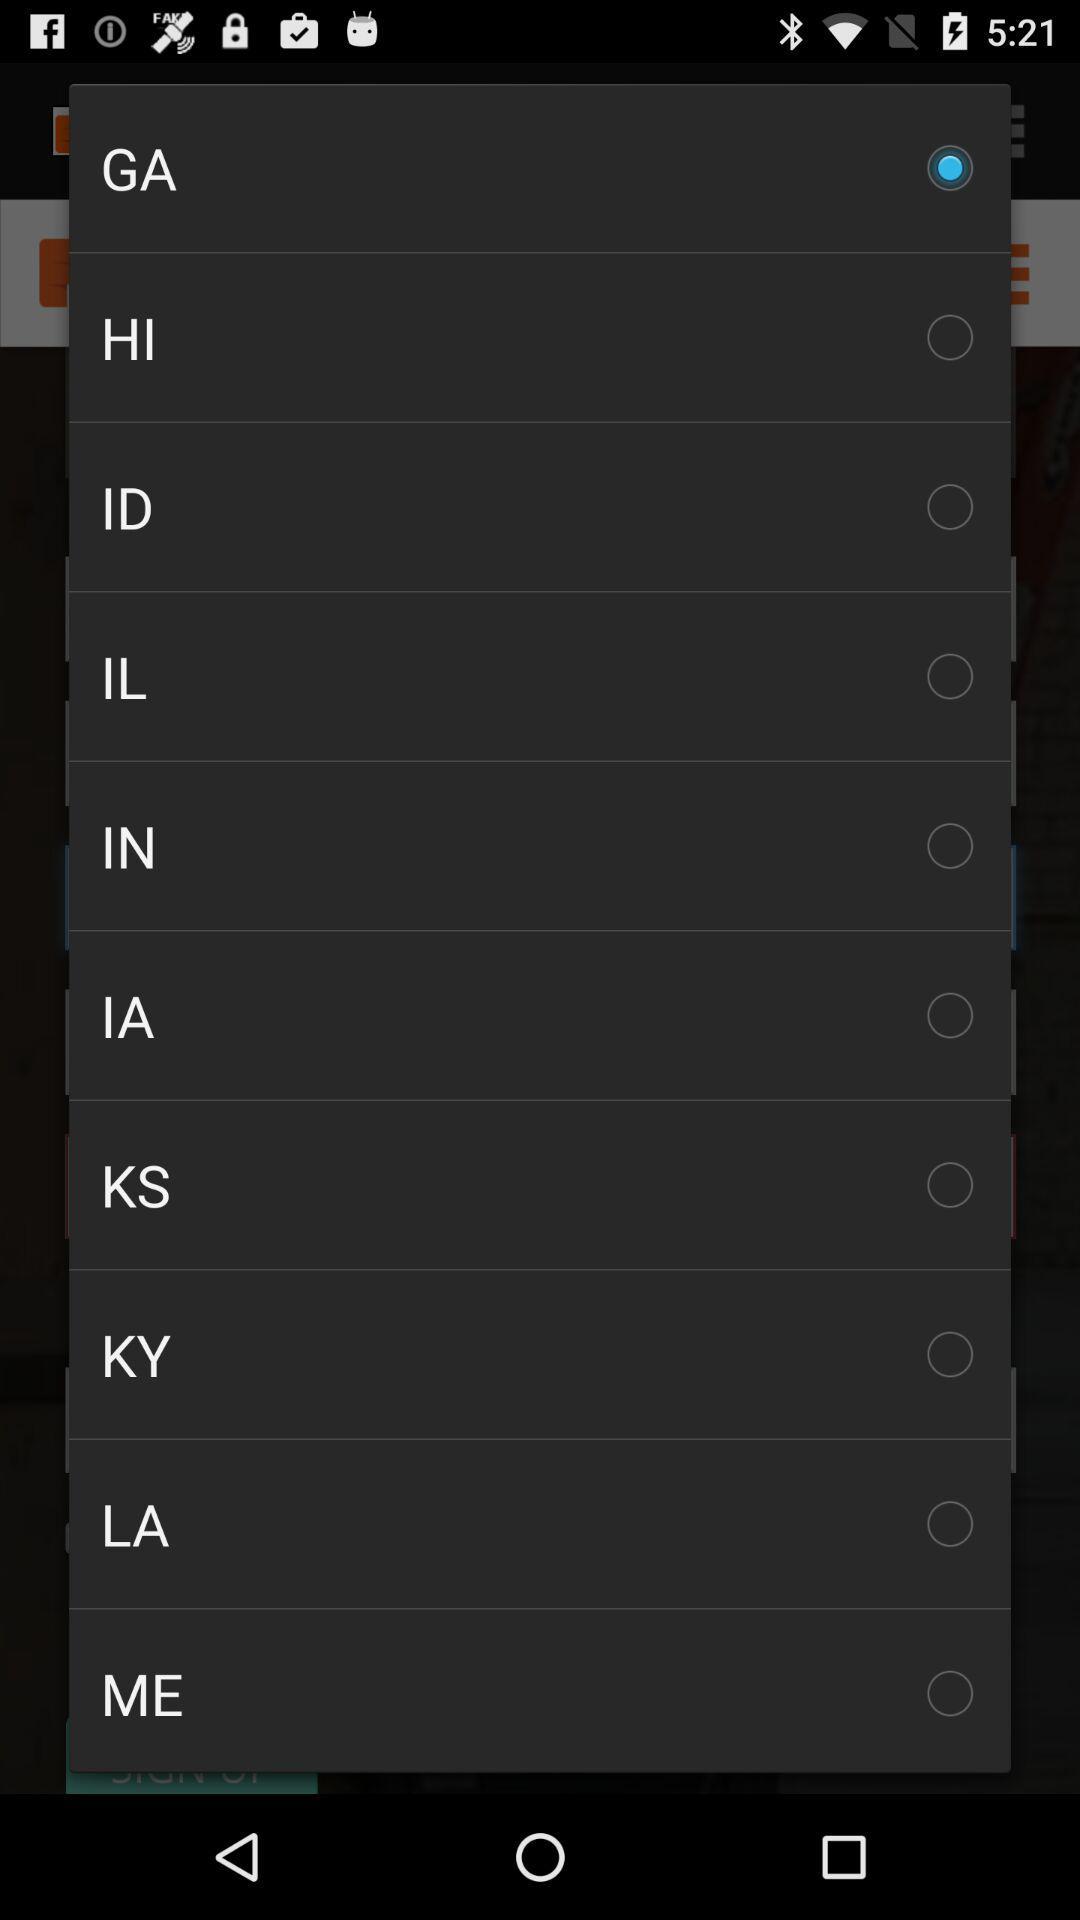 The width and height of the screenshot is (1080, 1920). What do you see at coordinates (540, 1185) in the screenshot?
I see `the ks` at bounding box center [540, 1185].